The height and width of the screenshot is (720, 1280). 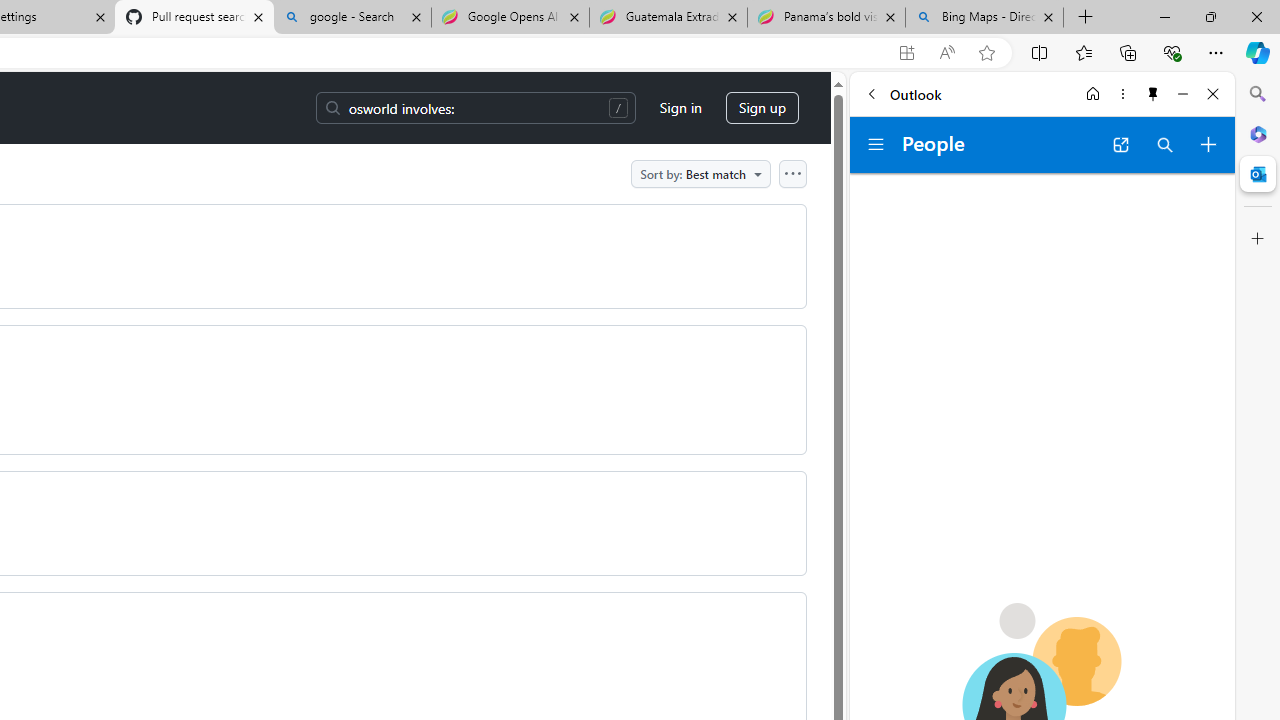 I want to click on 'Google Opens AI Academy for Startups - Nearshore Americas', so click(x=510, y=17).